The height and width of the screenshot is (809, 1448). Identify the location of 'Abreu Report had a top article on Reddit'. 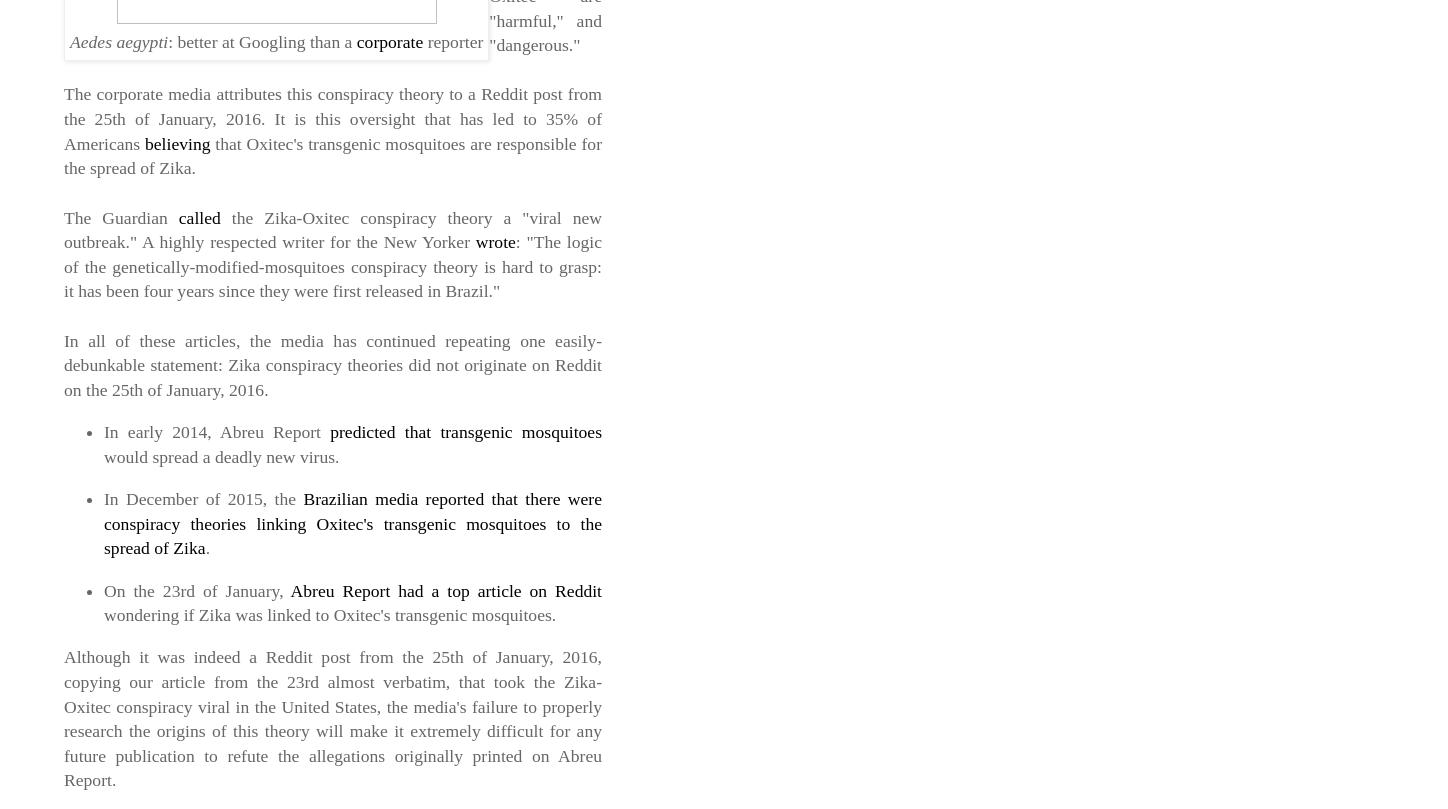
(445, 590).